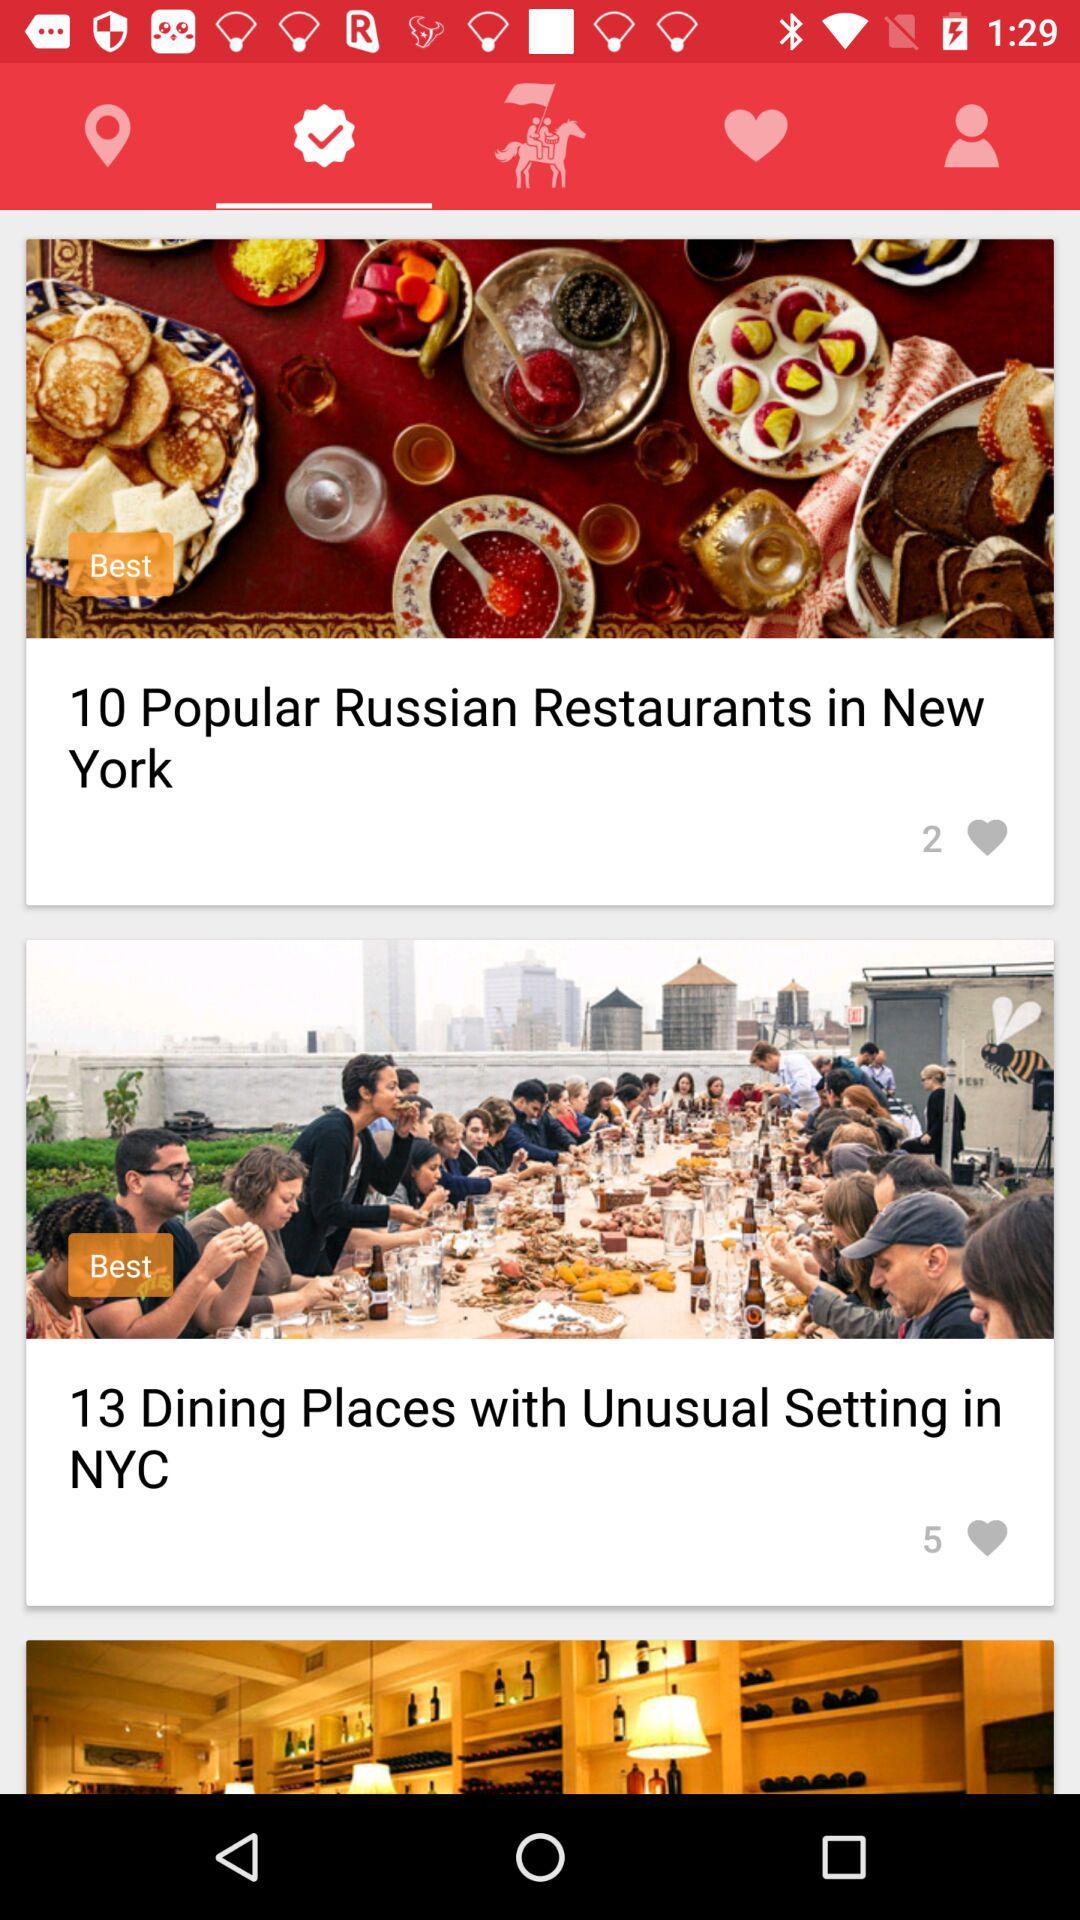 The image size is (1080, 1920). I want to click on the 2 item, so click(965, 837).